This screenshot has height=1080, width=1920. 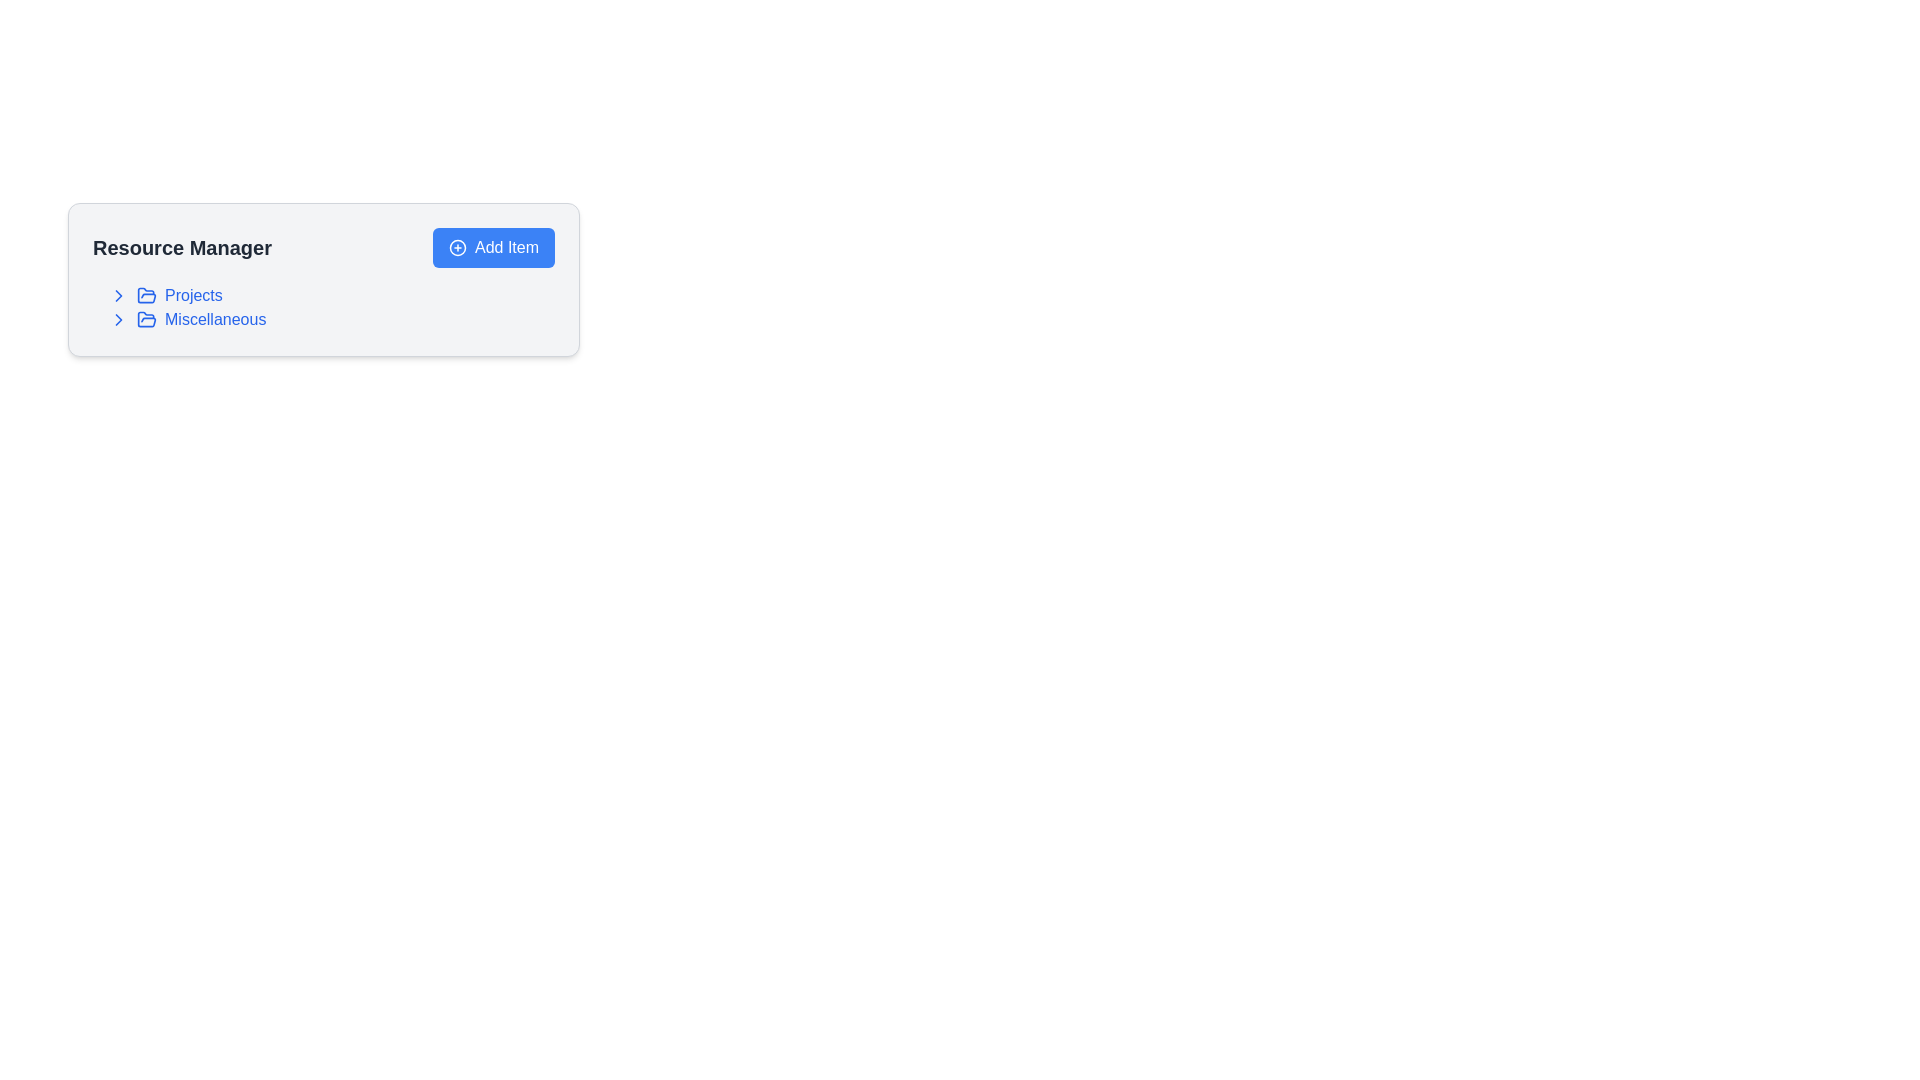 I want to click on the 'Projects' Navigation List Item, so click(x=331, y=296).